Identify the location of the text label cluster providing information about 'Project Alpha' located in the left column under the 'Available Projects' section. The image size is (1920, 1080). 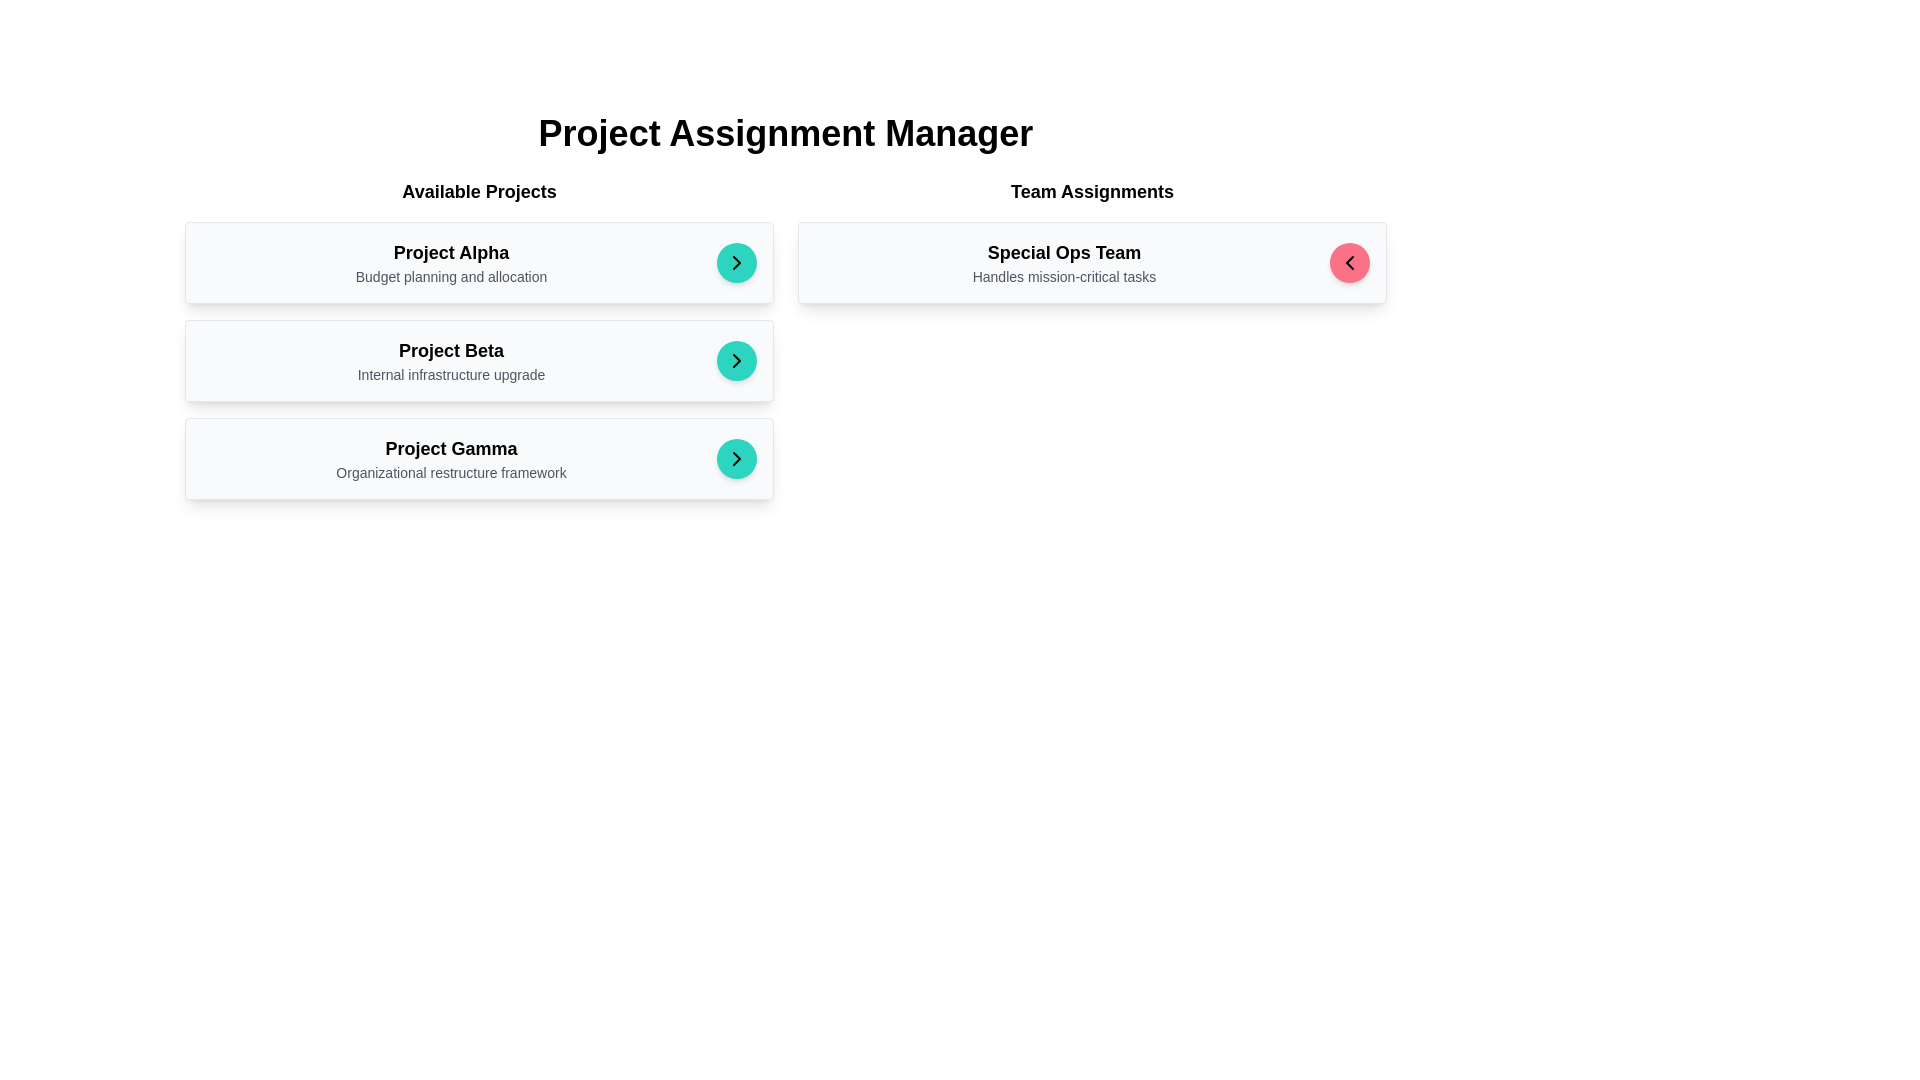
(450, 261).